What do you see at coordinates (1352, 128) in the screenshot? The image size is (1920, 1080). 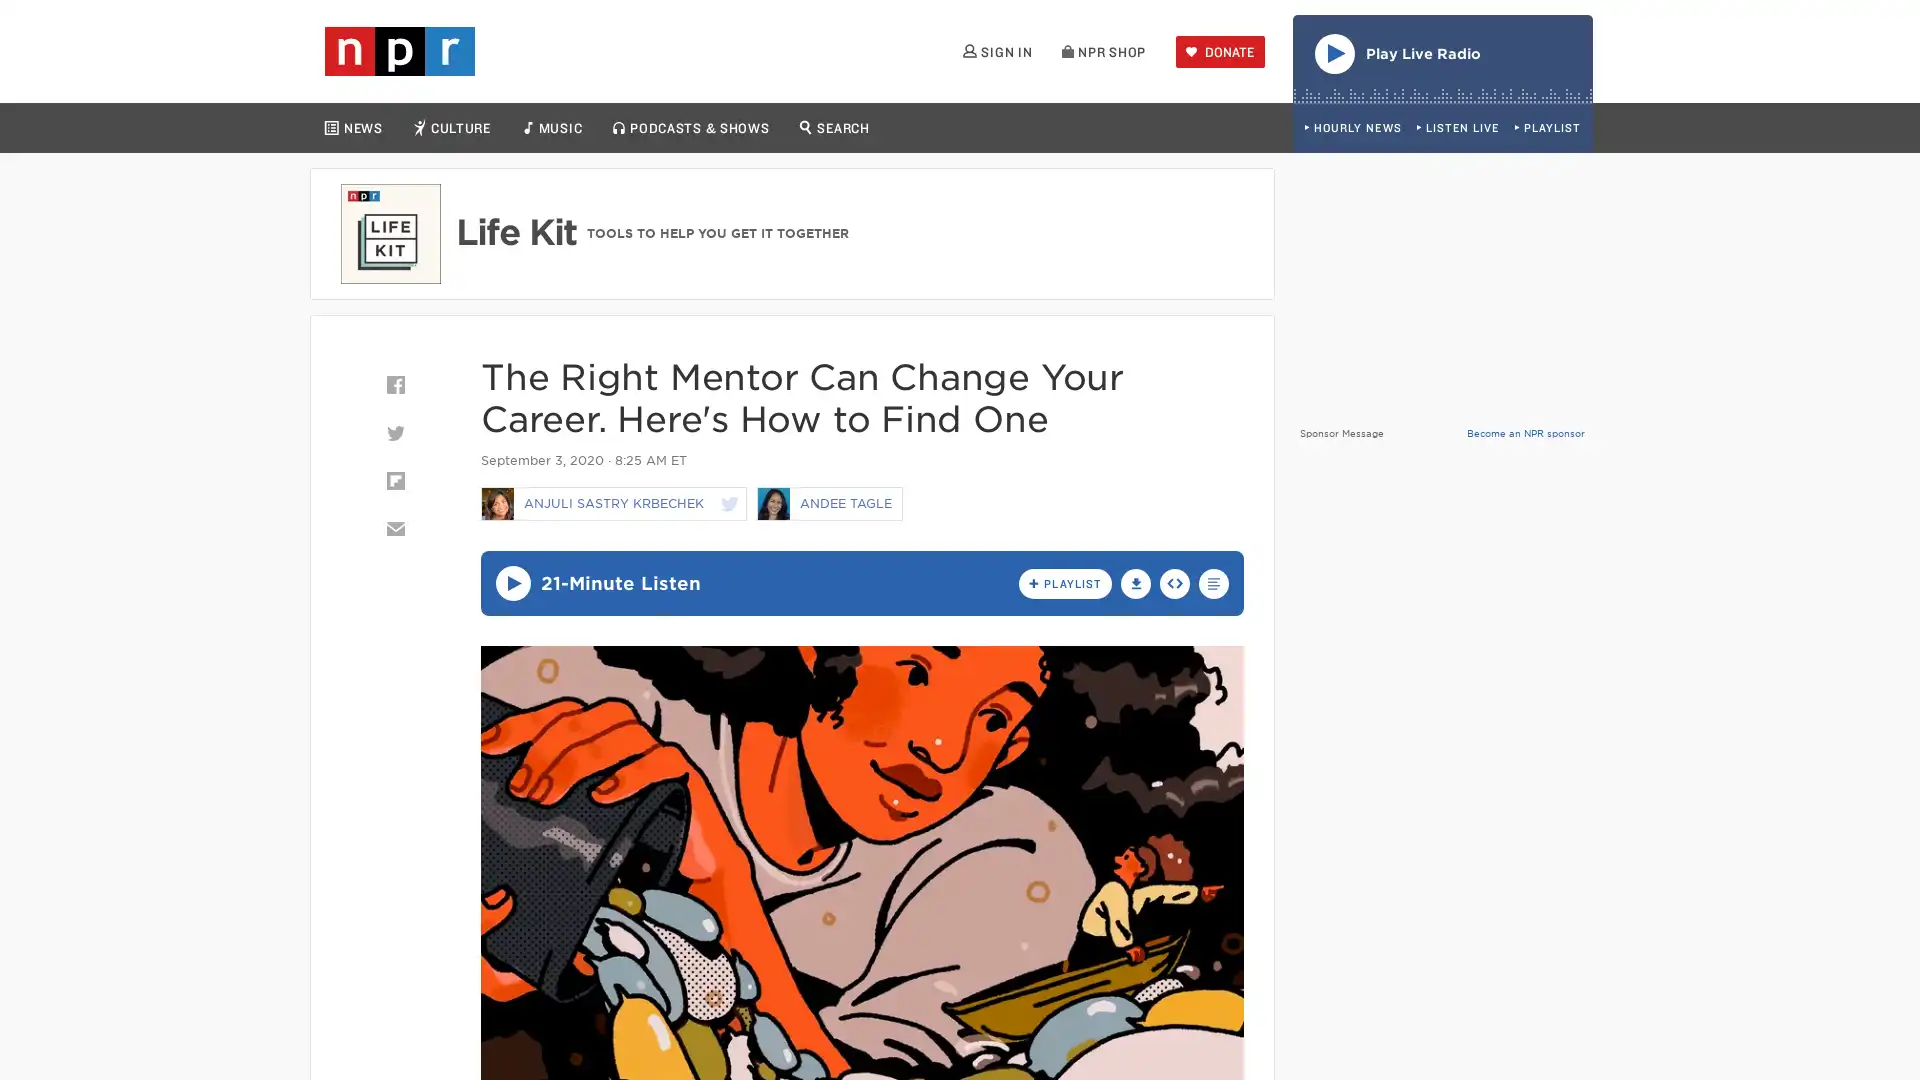 I see `HOURLY NEWS` at bounding box center [1352, 128].